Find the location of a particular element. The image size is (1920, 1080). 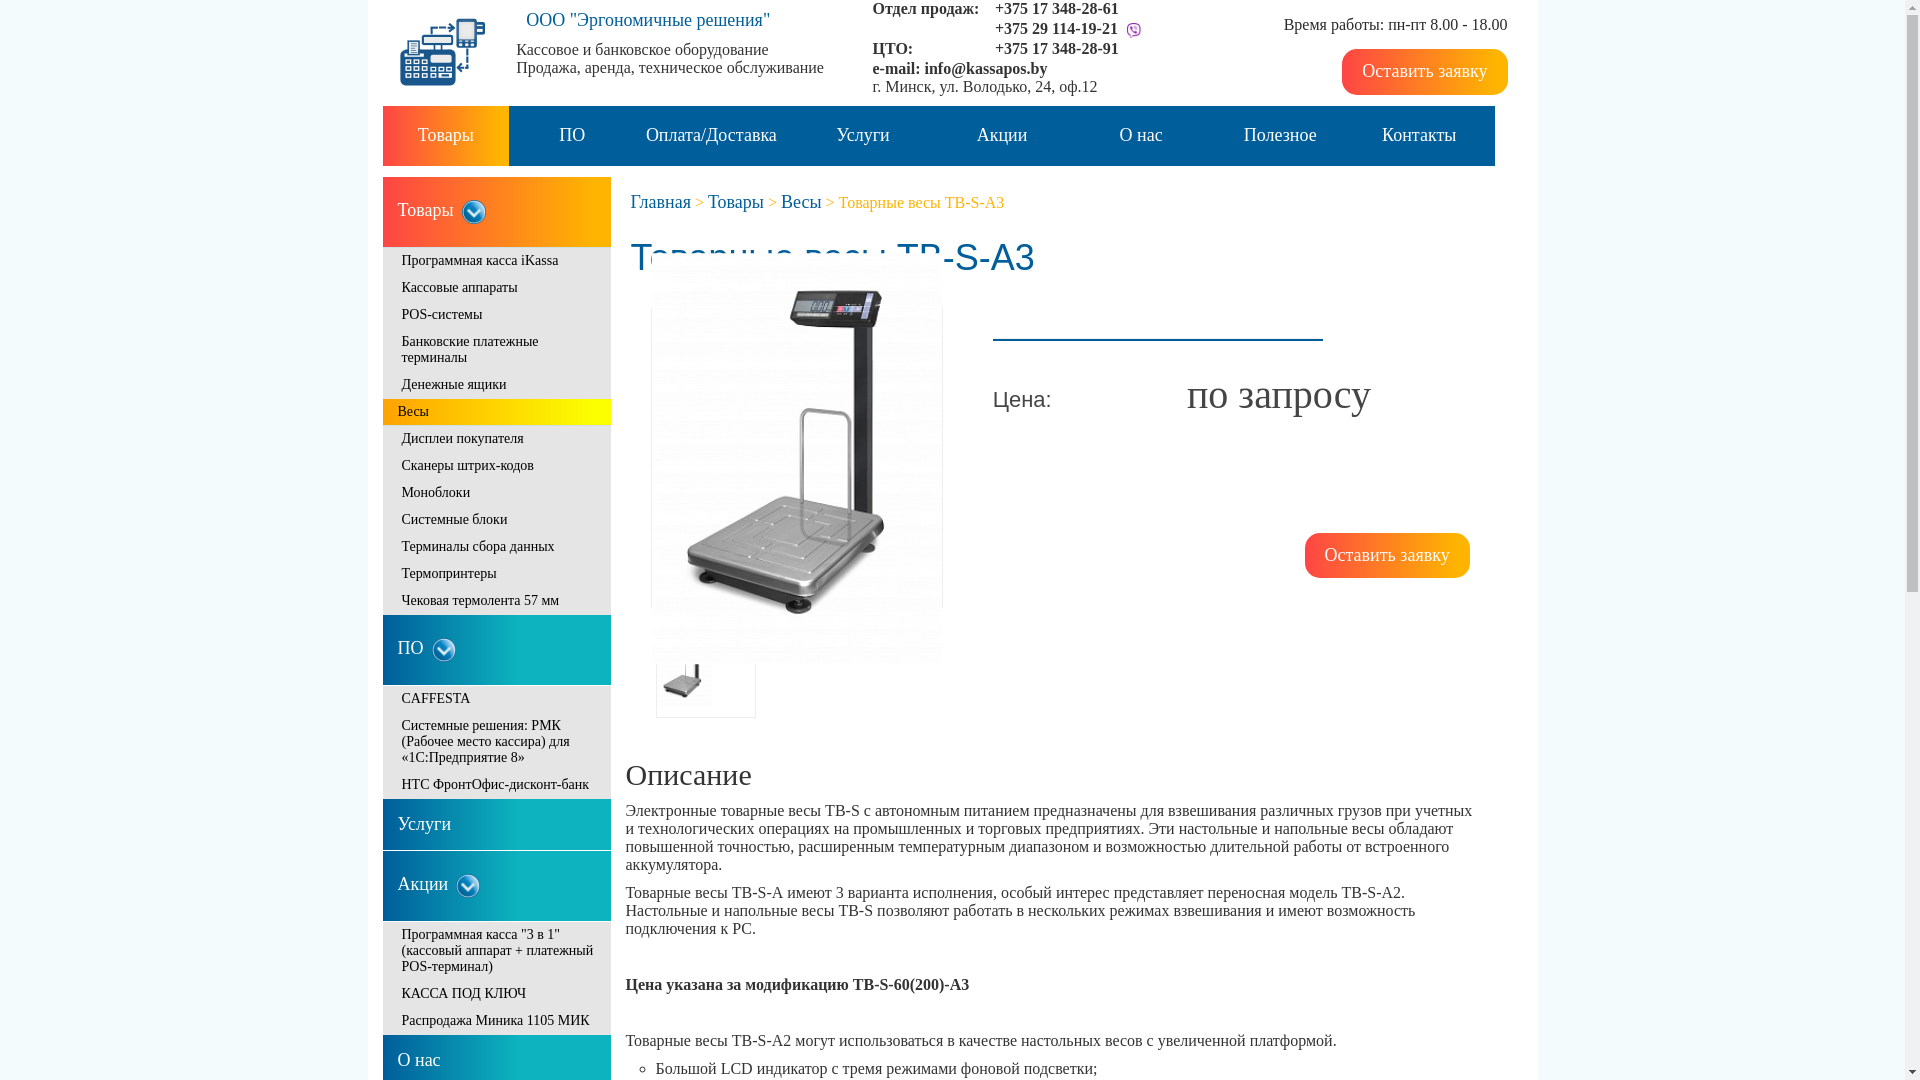

'+375 29 114-19-21' is located at coordinates (1055, 28).